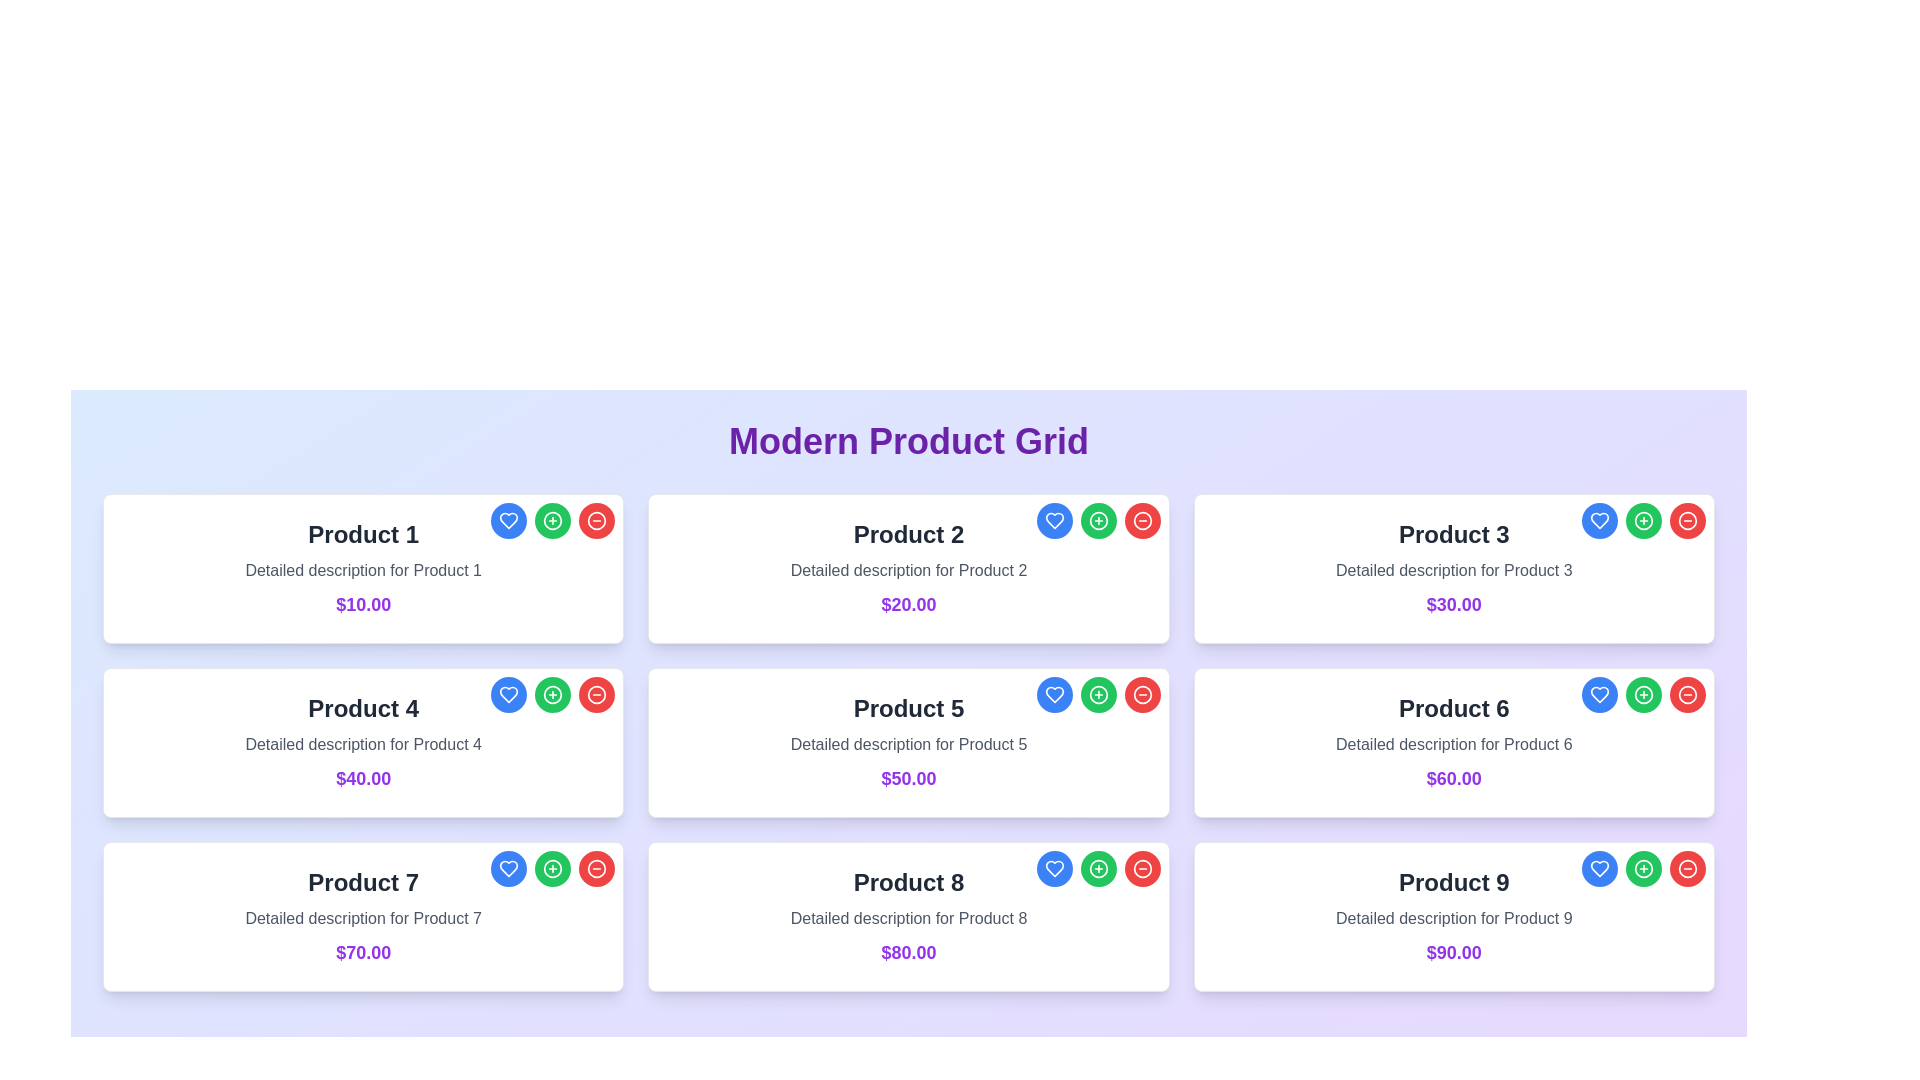 Image resolution: width=1920 pixels, height=1080 pixels. I want to click on the heart-shaped icon in the top-right corner of the 'Product 8' card, so click(1053, 867).